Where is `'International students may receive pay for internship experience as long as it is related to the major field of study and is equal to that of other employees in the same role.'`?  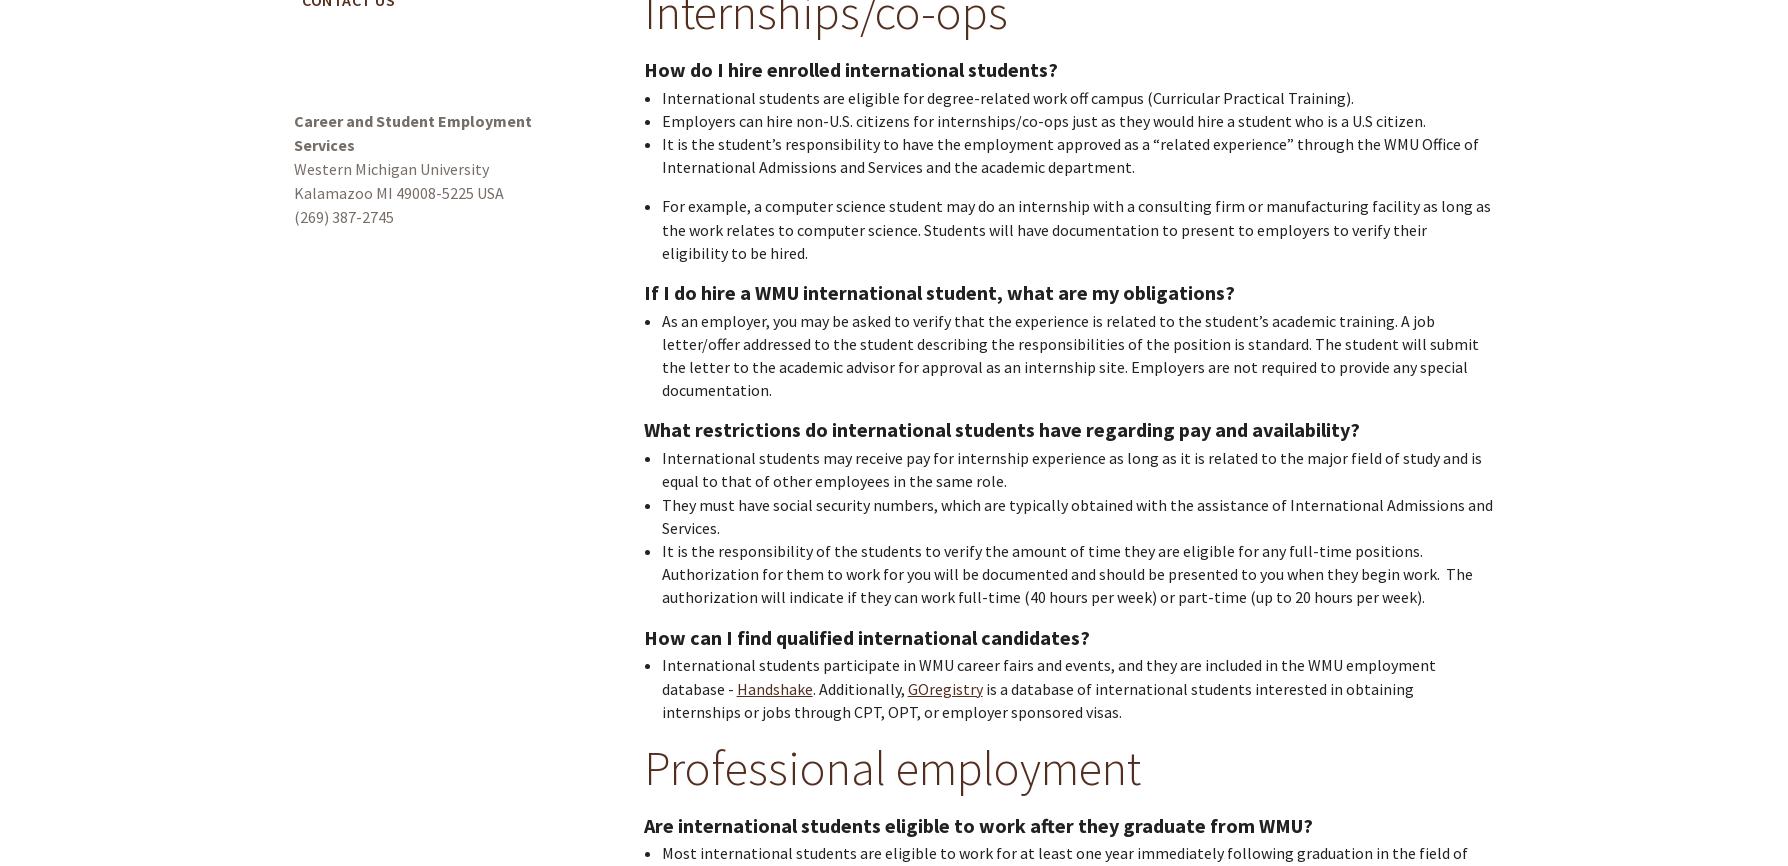 'International students may receive pay for internship experience as long as it is related to the major field of study and is equal to that of other employees in the same role.' is located at coordinates (1071, 469).